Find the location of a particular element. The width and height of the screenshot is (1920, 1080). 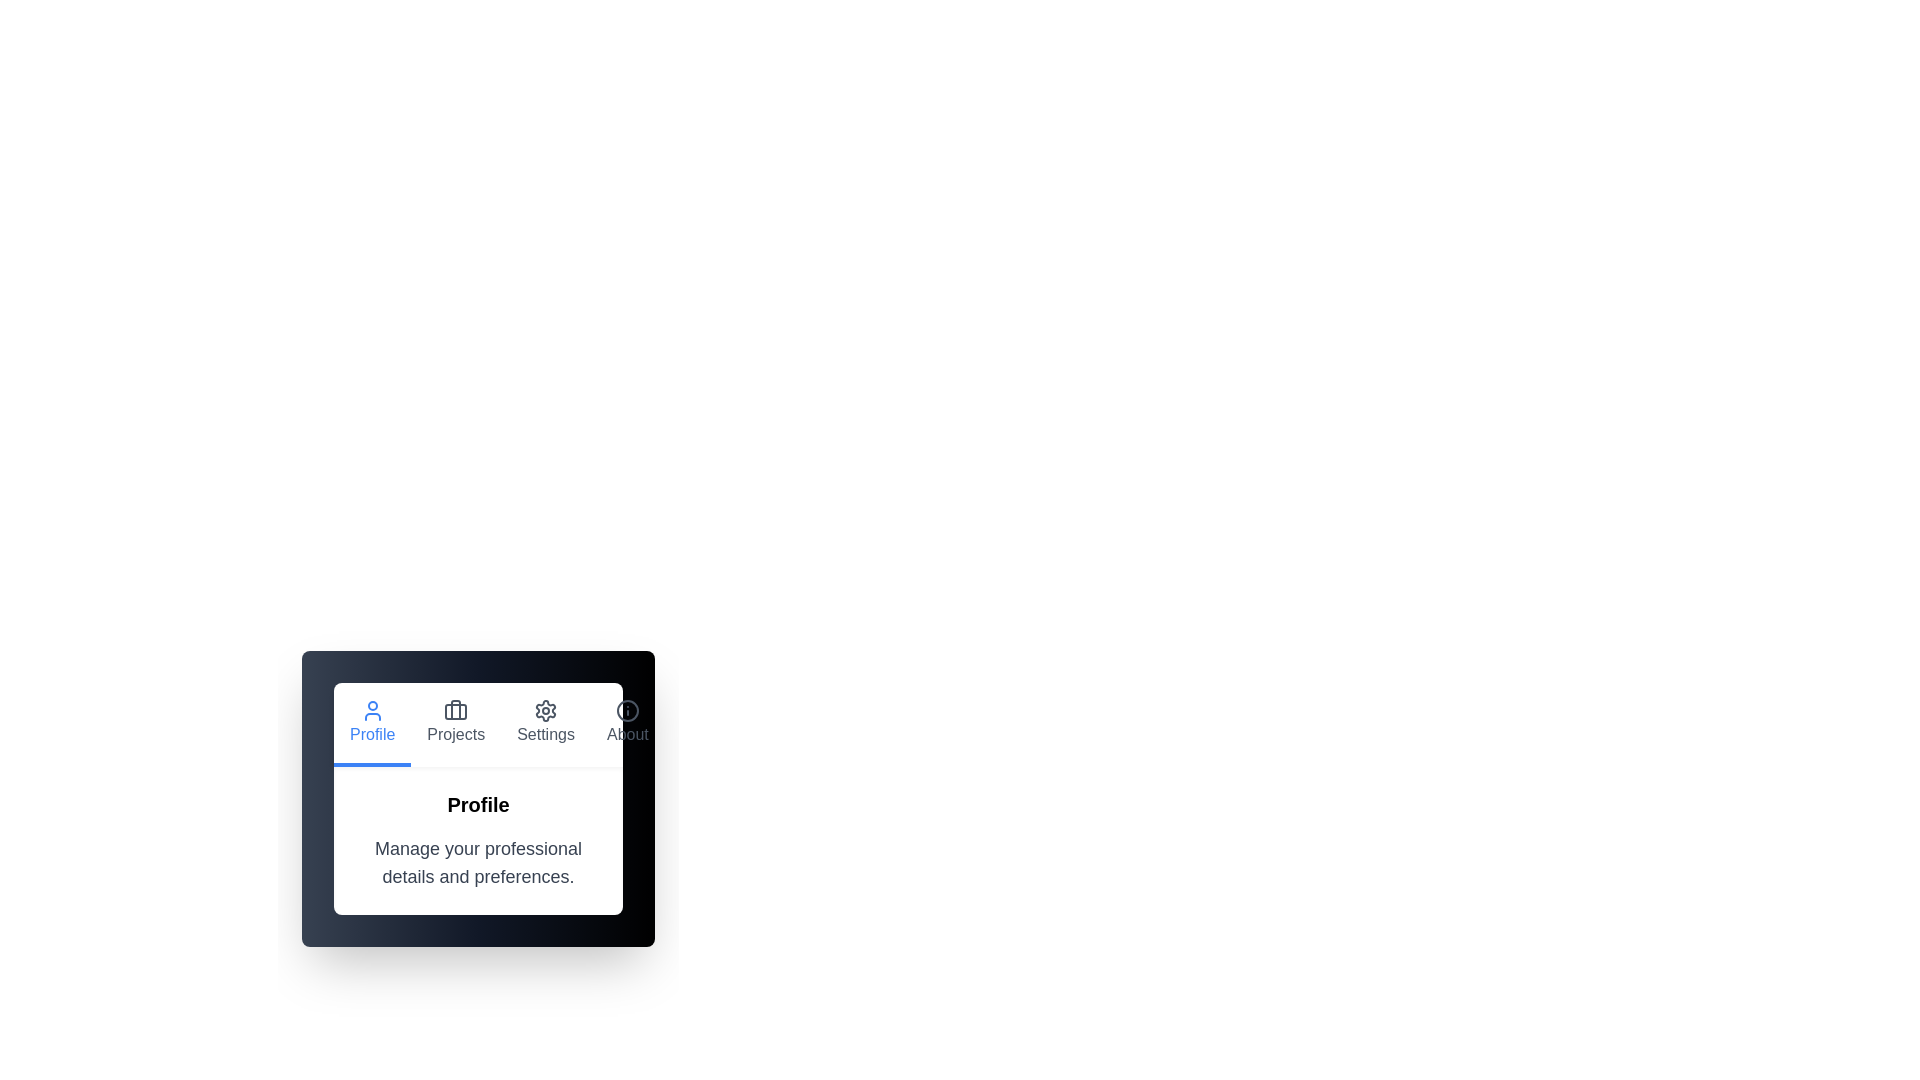

the tab button labeled Settings is located at coordinates (546, 725).